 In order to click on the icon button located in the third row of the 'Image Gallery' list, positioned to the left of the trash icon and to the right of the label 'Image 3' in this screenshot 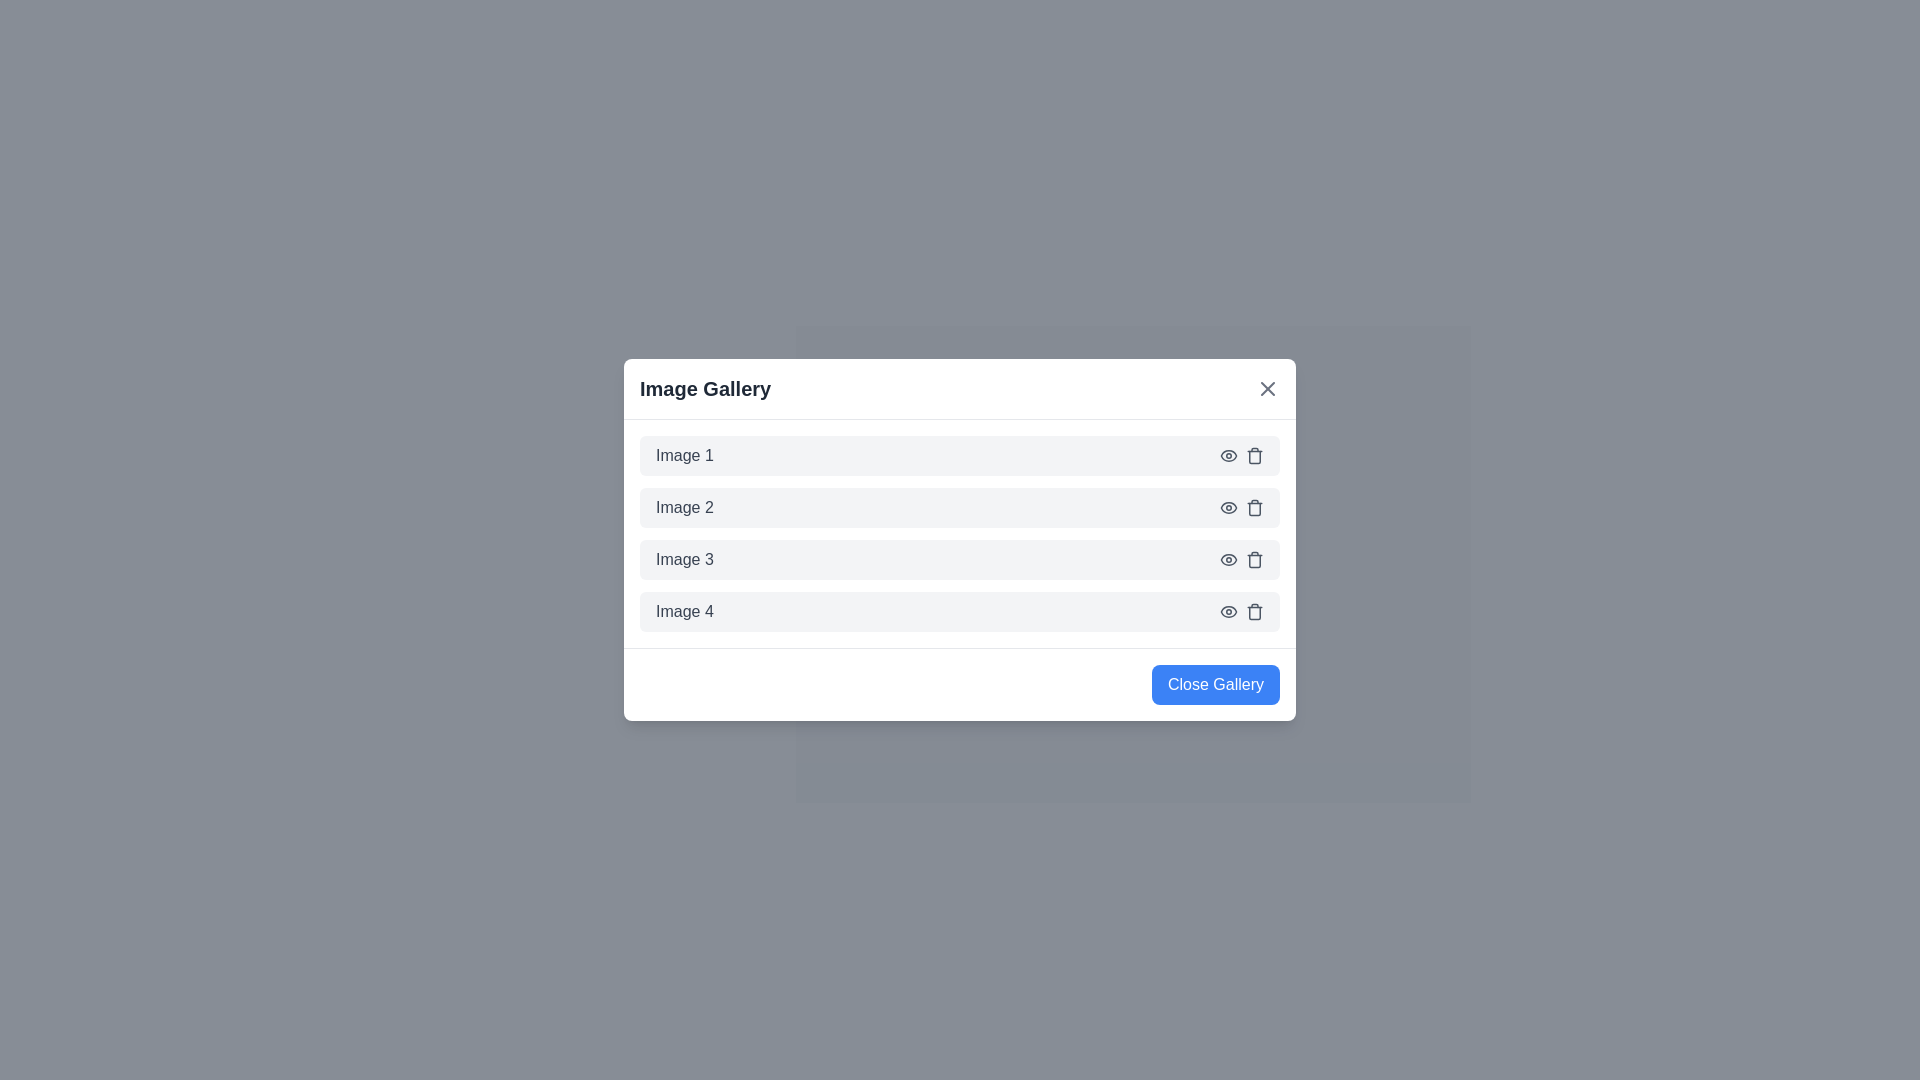, I will do `click(1227, 559)`.